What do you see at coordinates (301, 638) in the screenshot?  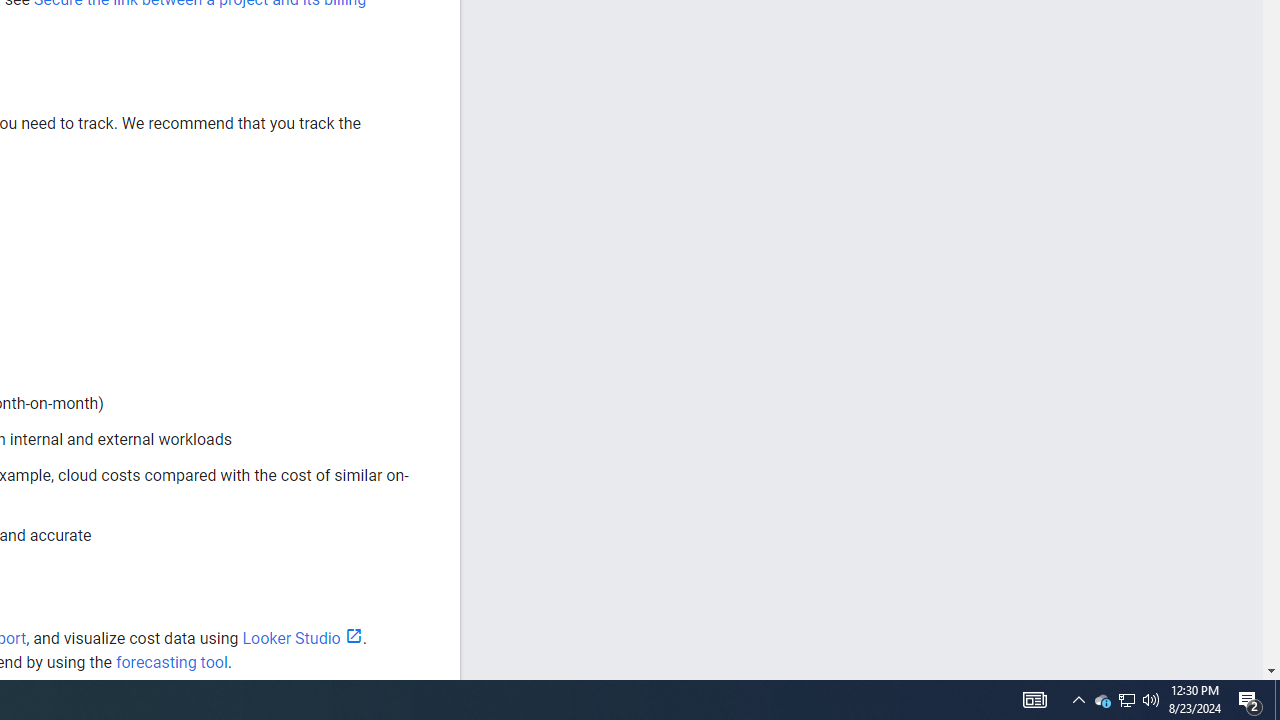 I see `'Looker Studio'` at bounding box center [301, 638].